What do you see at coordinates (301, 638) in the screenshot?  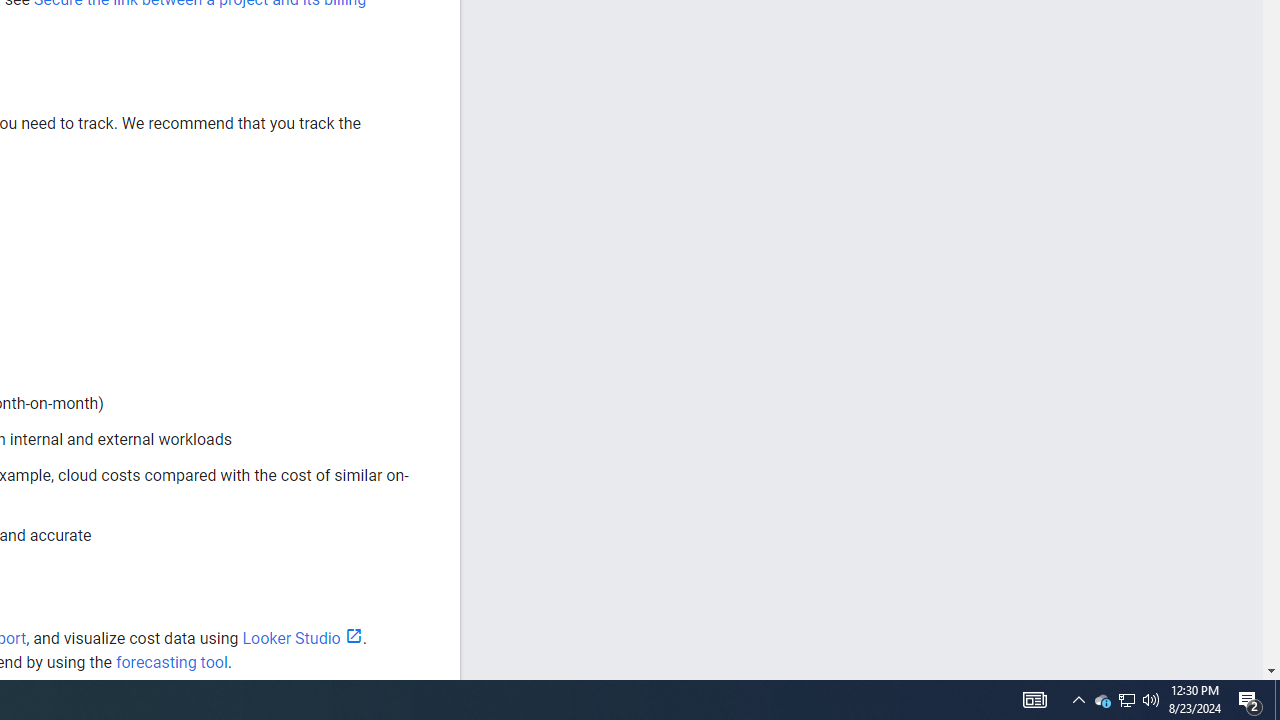 I see `'Looker Studio'` at bounding box center [301, 638].